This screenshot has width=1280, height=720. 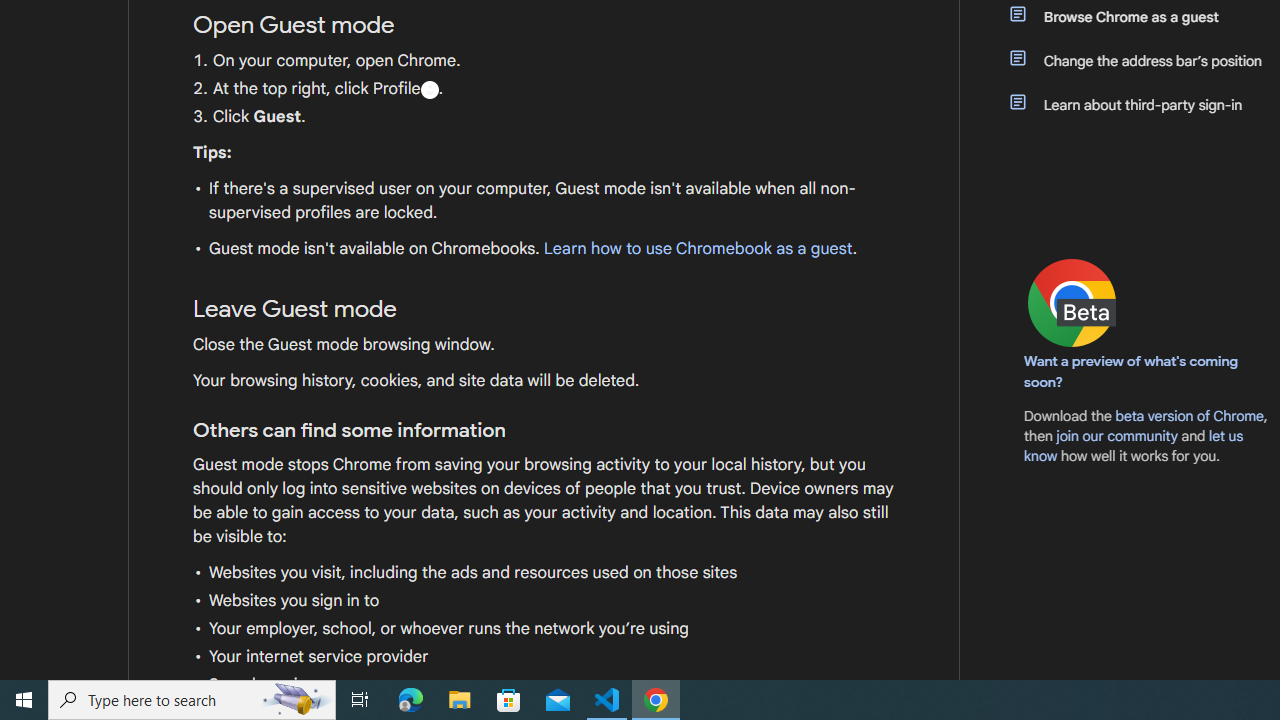 I want to click on 'Want a preview of what', so click(x=1131, y=371).